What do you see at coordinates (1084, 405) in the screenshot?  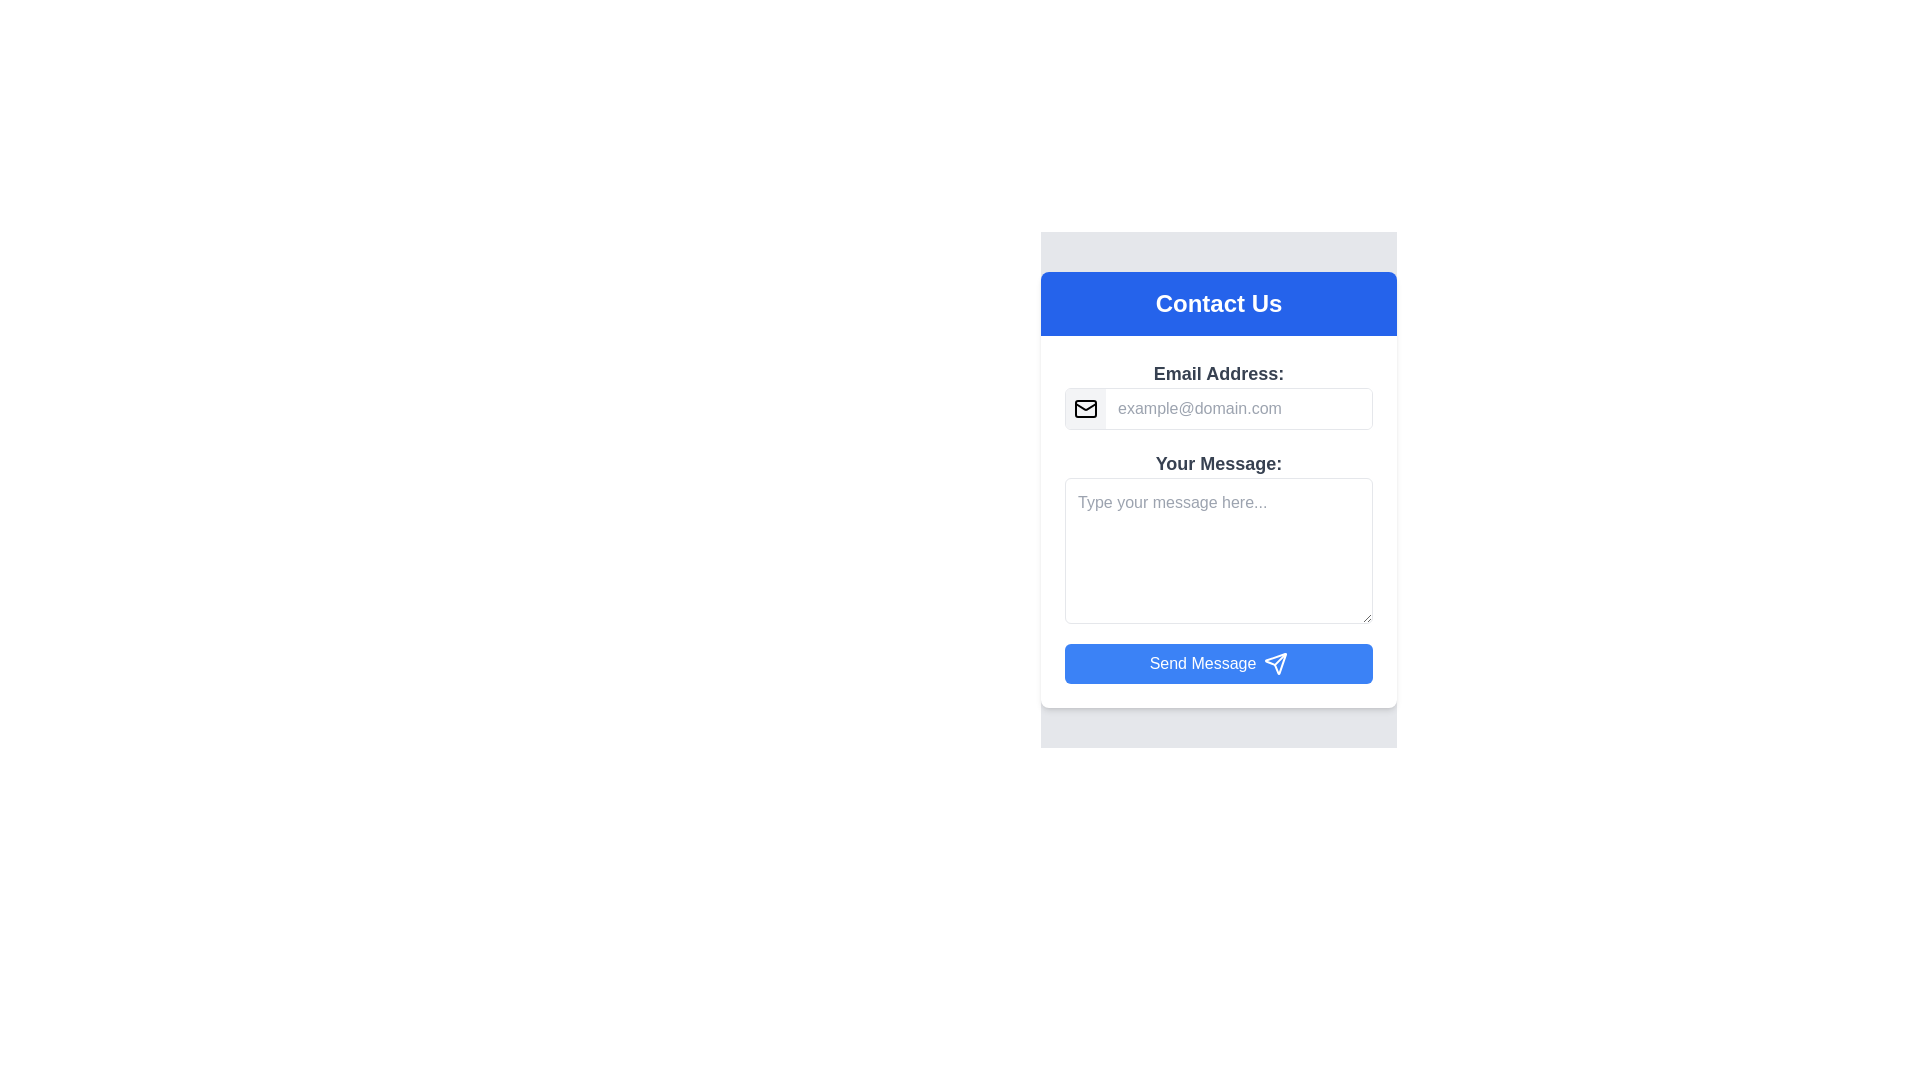 I see `the stylized envelope flap icon, which is part of an envelope symbol representing email features, located to the left of the text 'example@domain.com'` at bounding box center [1084, 405].